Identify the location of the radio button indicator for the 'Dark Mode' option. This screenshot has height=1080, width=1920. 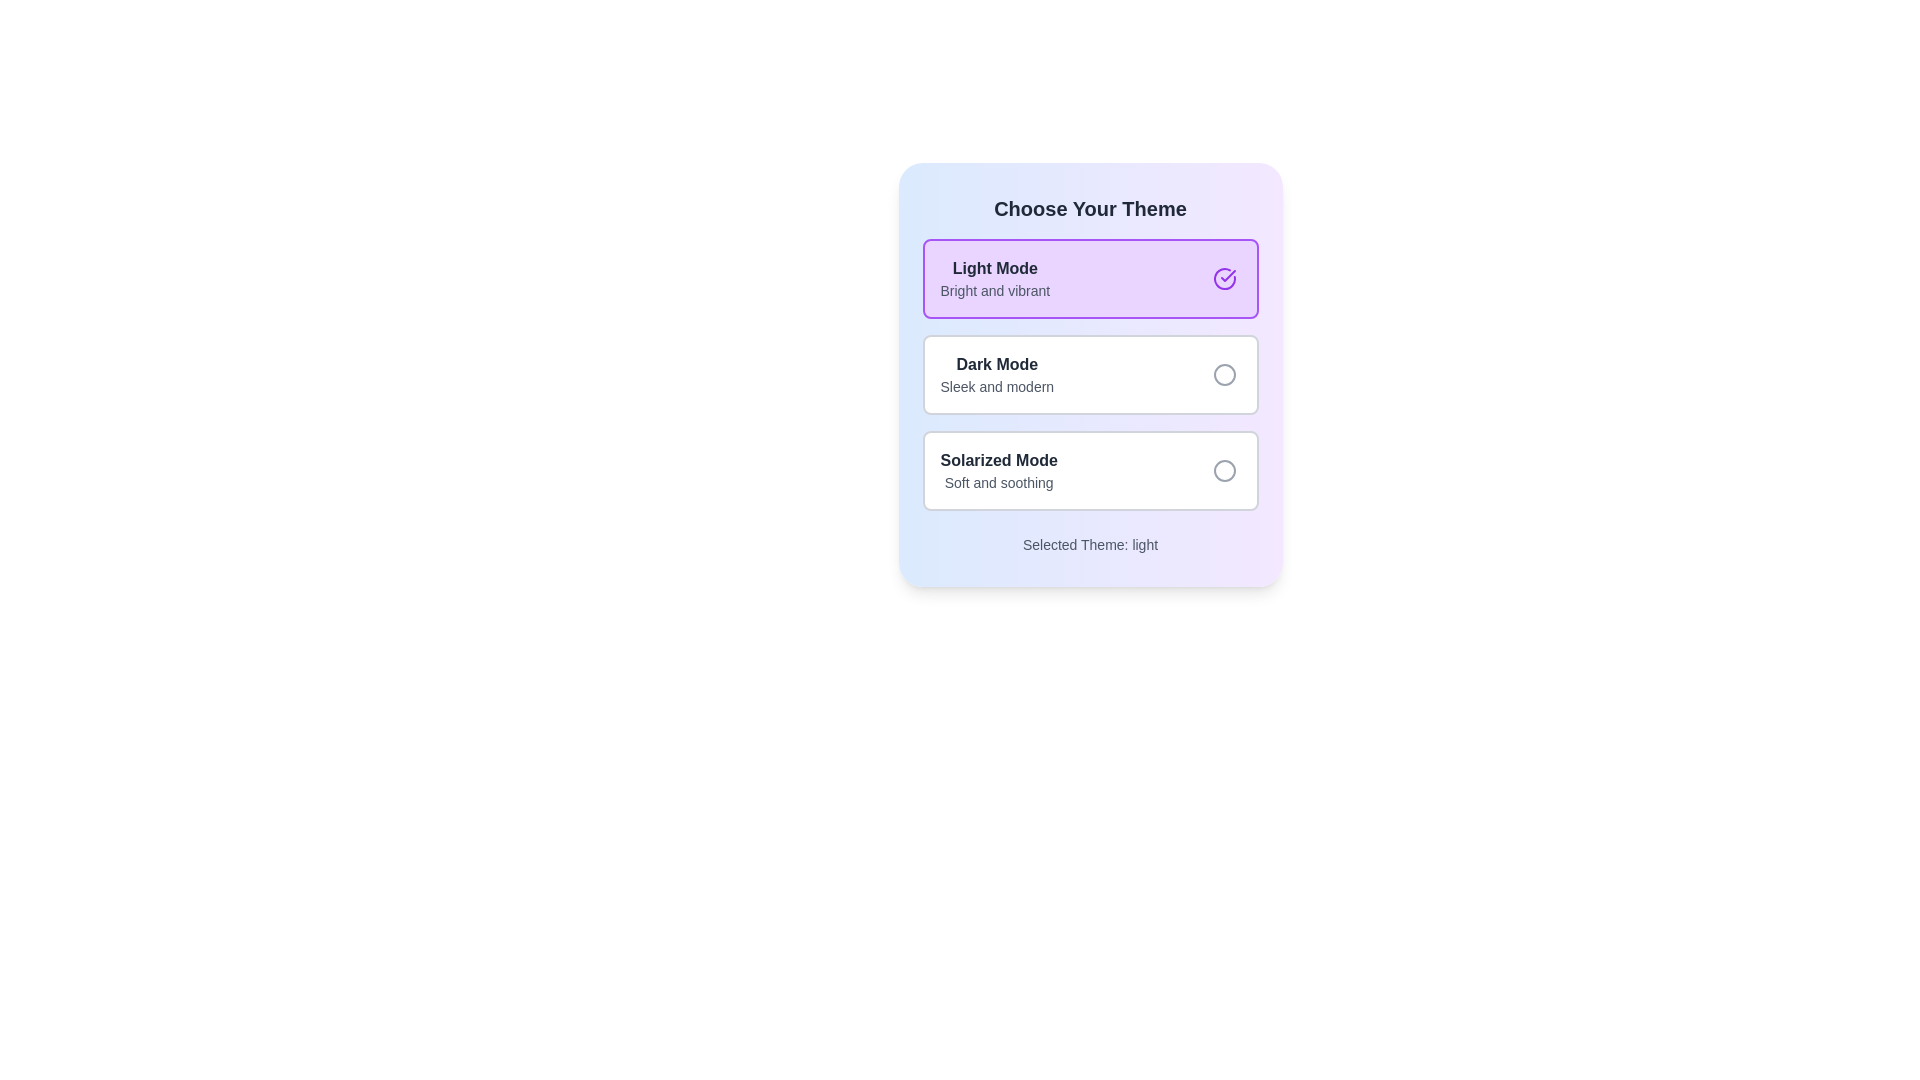
(1223, 374).